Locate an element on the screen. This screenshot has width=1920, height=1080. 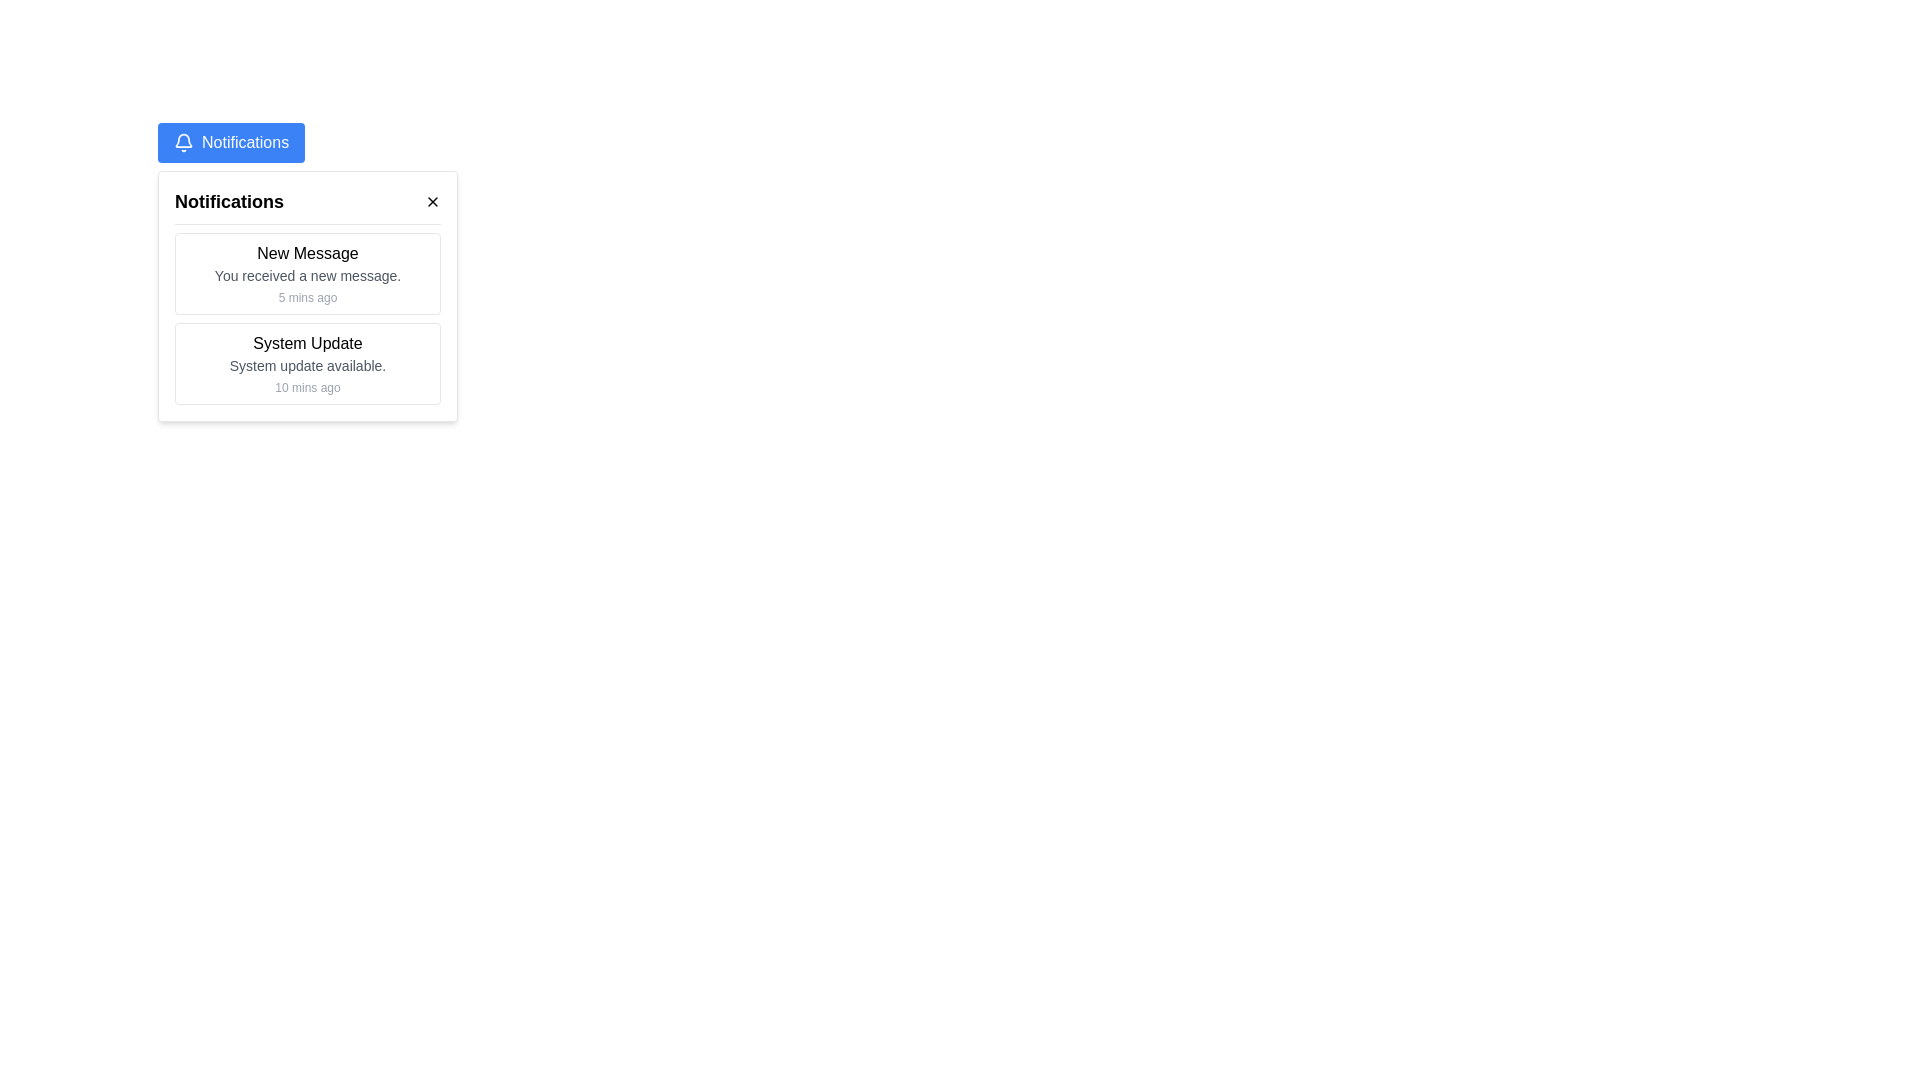
the Notification List in the dropdown notification panel to navigate with keyboard is located at coordinates (306, 318).